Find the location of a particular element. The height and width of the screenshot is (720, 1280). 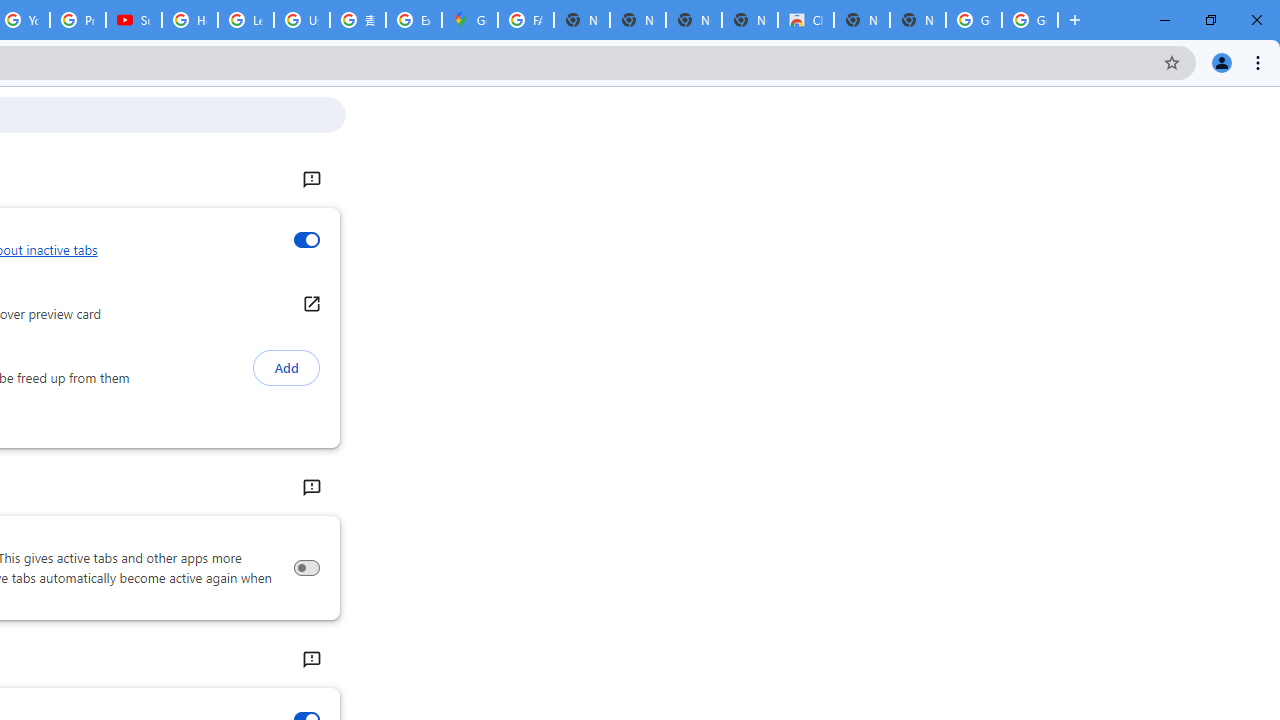

'Chrome Web Store' is located at coordinates (806, 20).